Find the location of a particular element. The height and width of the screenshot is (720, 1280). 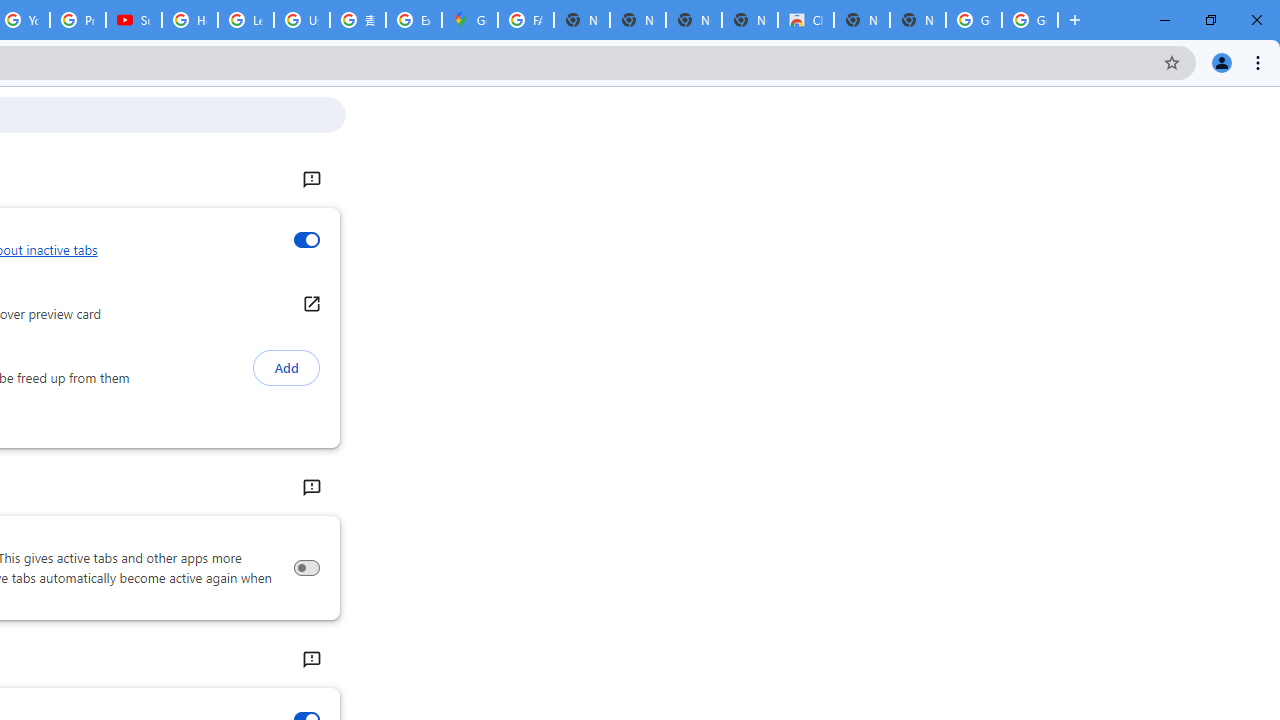

'Chrome Web Store' is located at coordinates (806, 20).